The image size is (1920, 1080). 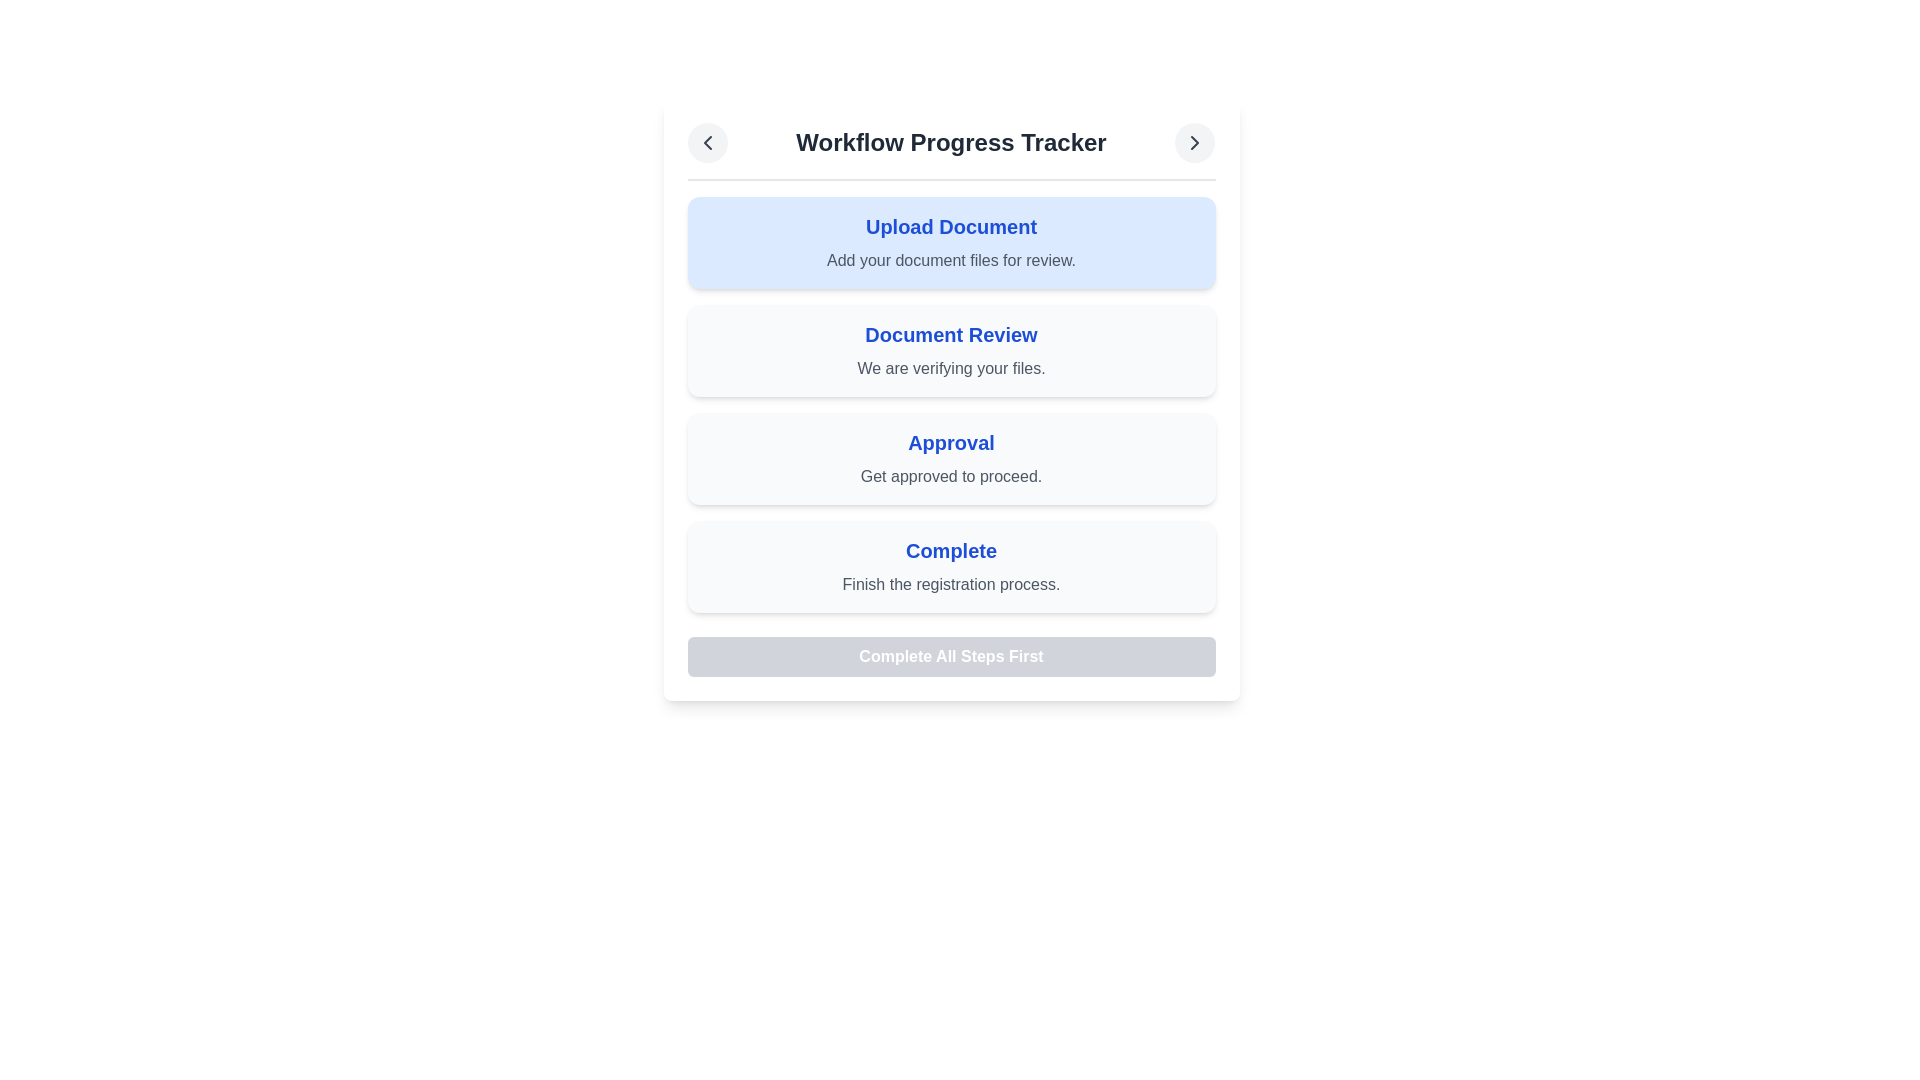 What do you see at coordinates (950, 242) in the screenshot?
I see `the 'Upload Document' step indicator panel in the 'Workflow Progress Tracker' that provides the title and description` at bounding box center [950, 242].